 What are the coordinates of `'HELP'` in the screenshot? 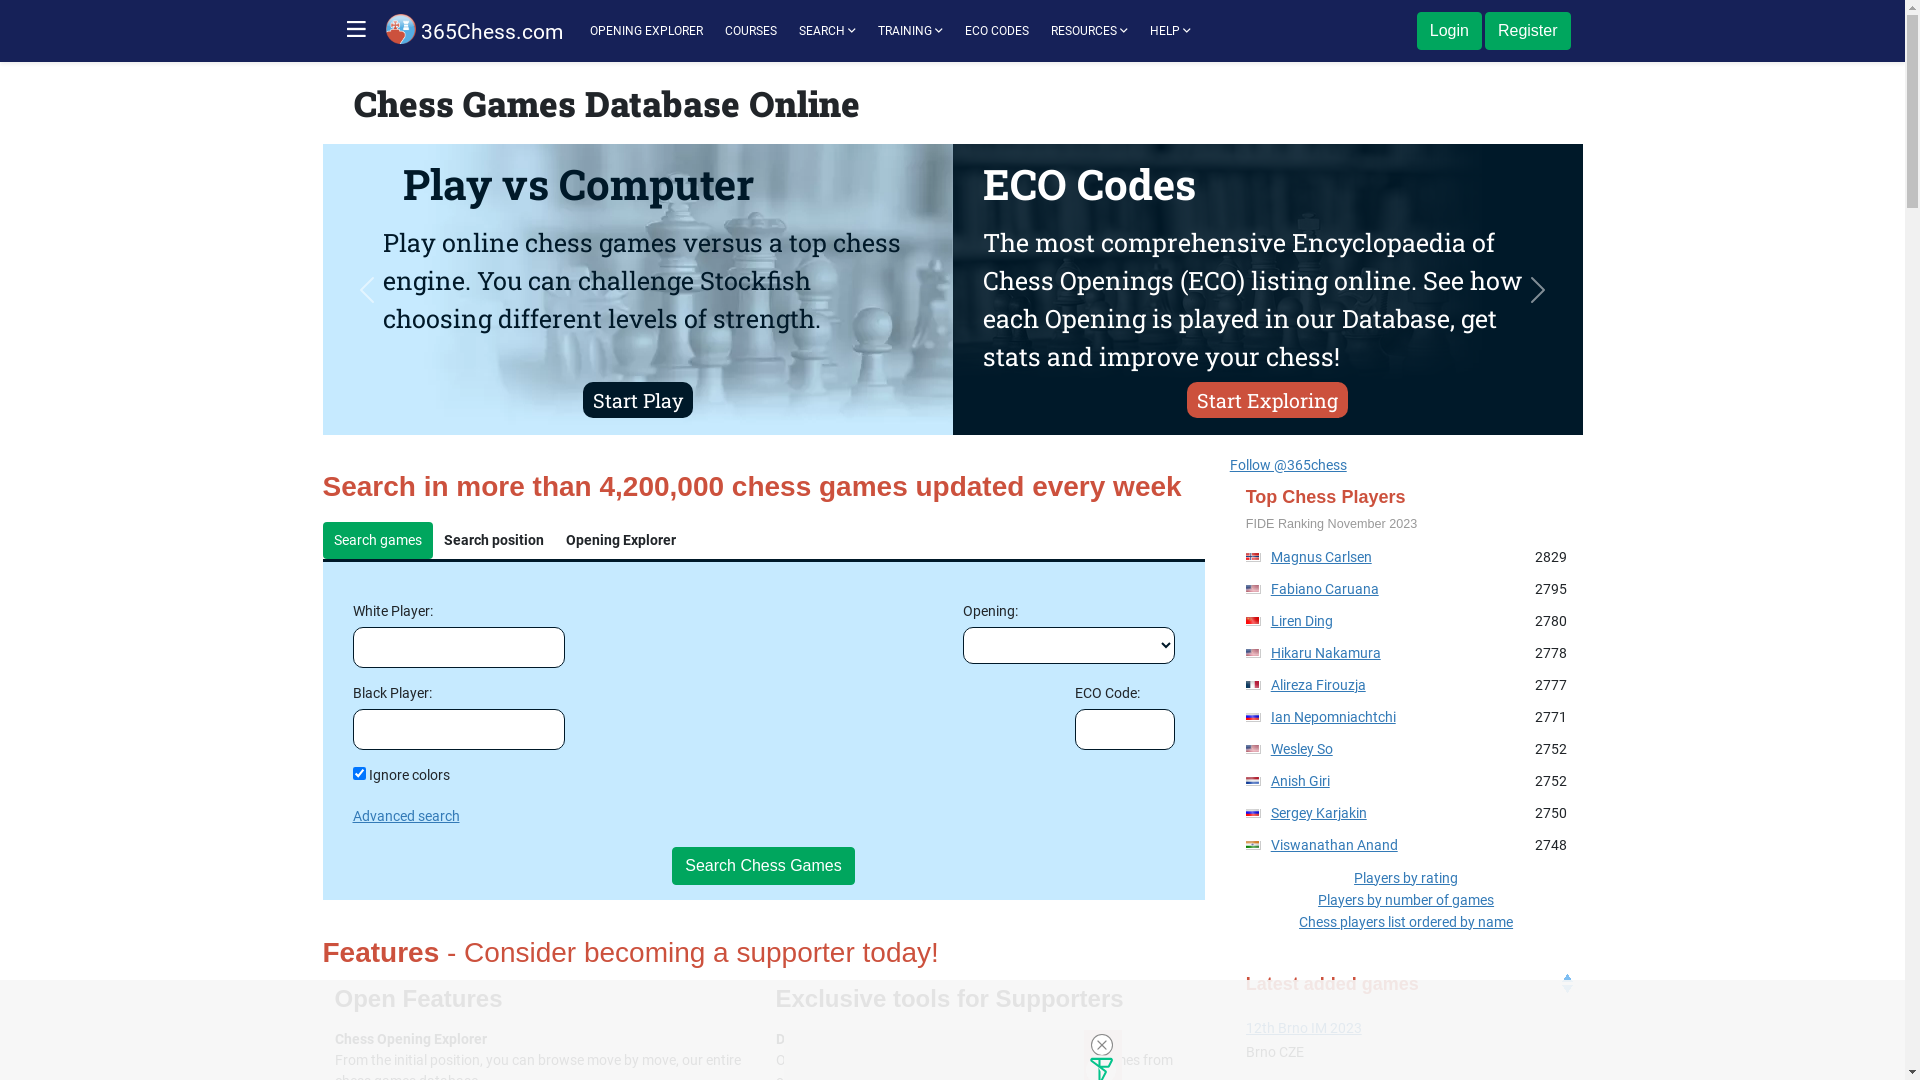 It's located at (1142, 30).